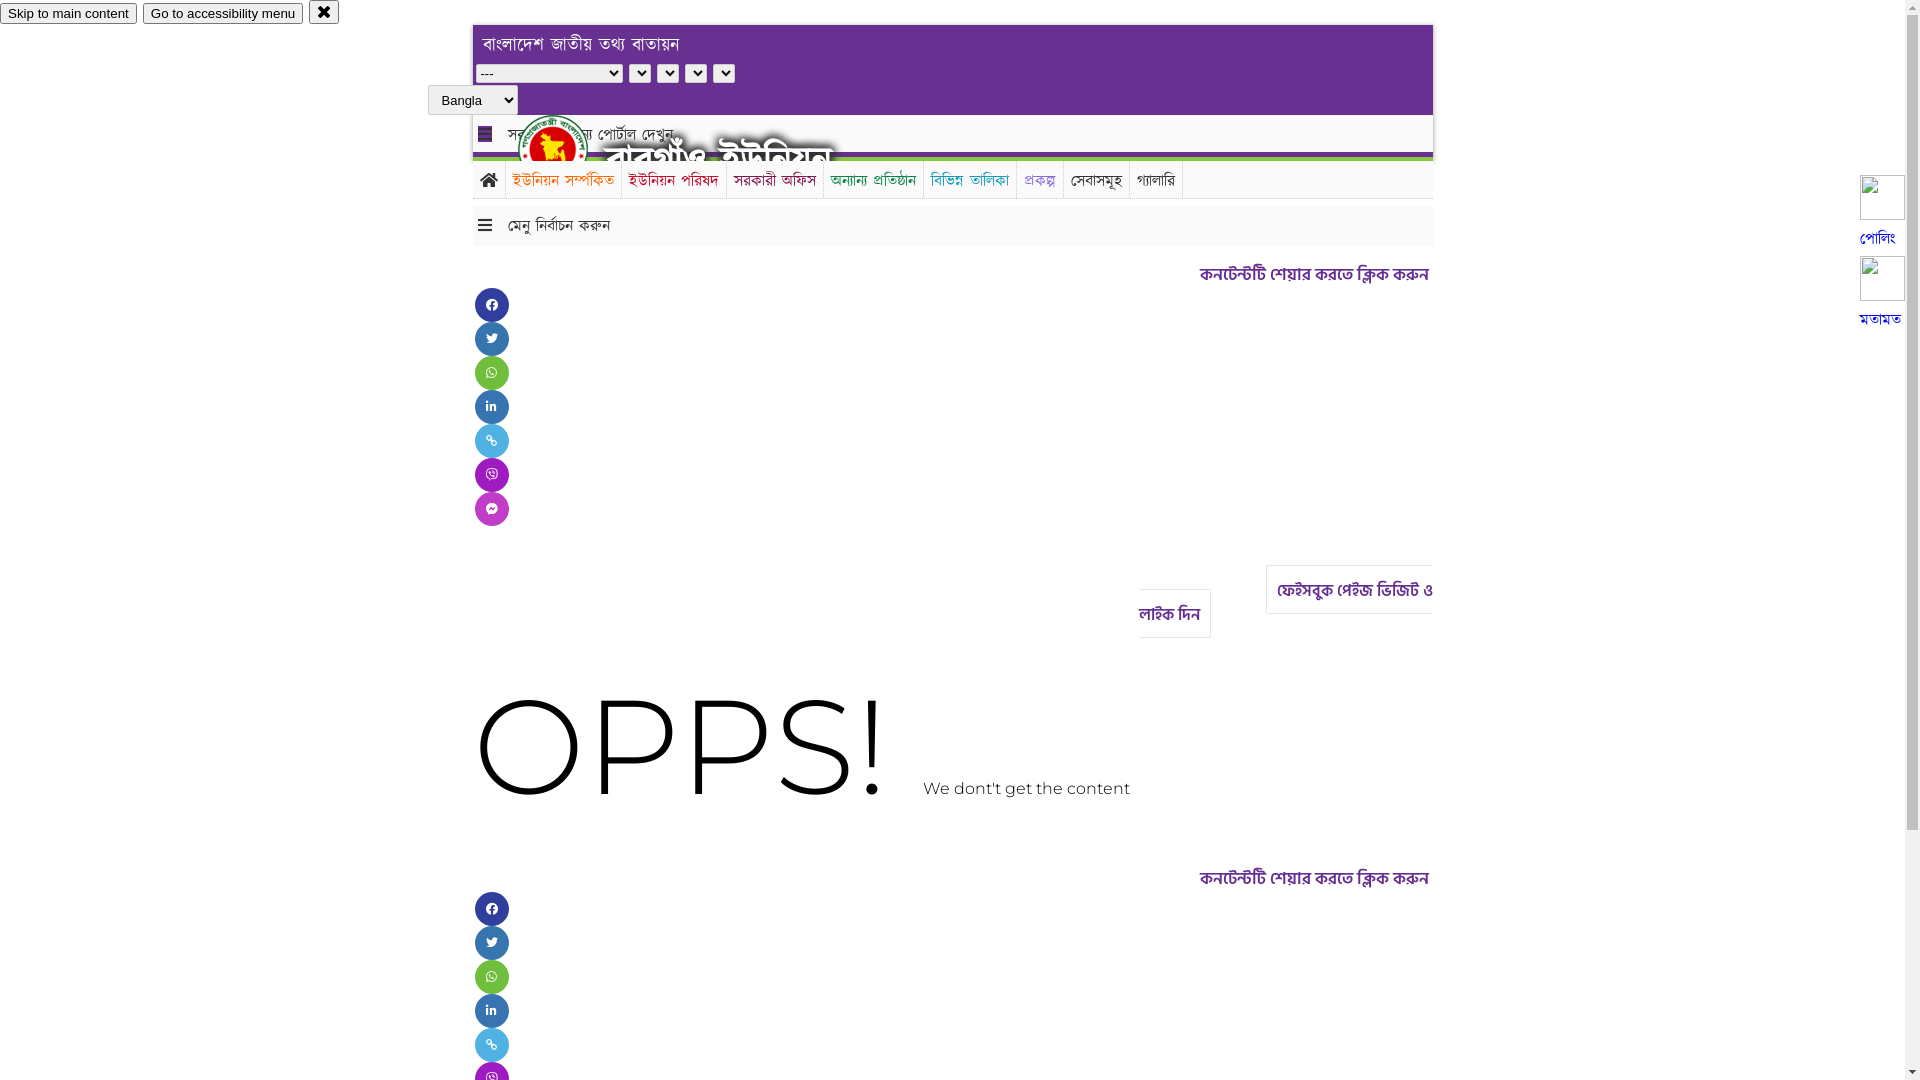 Image resolution: width=1920 pixels, height=1080 pixels. I want to click on 'Go to accessibility menu', so click(222, 13).